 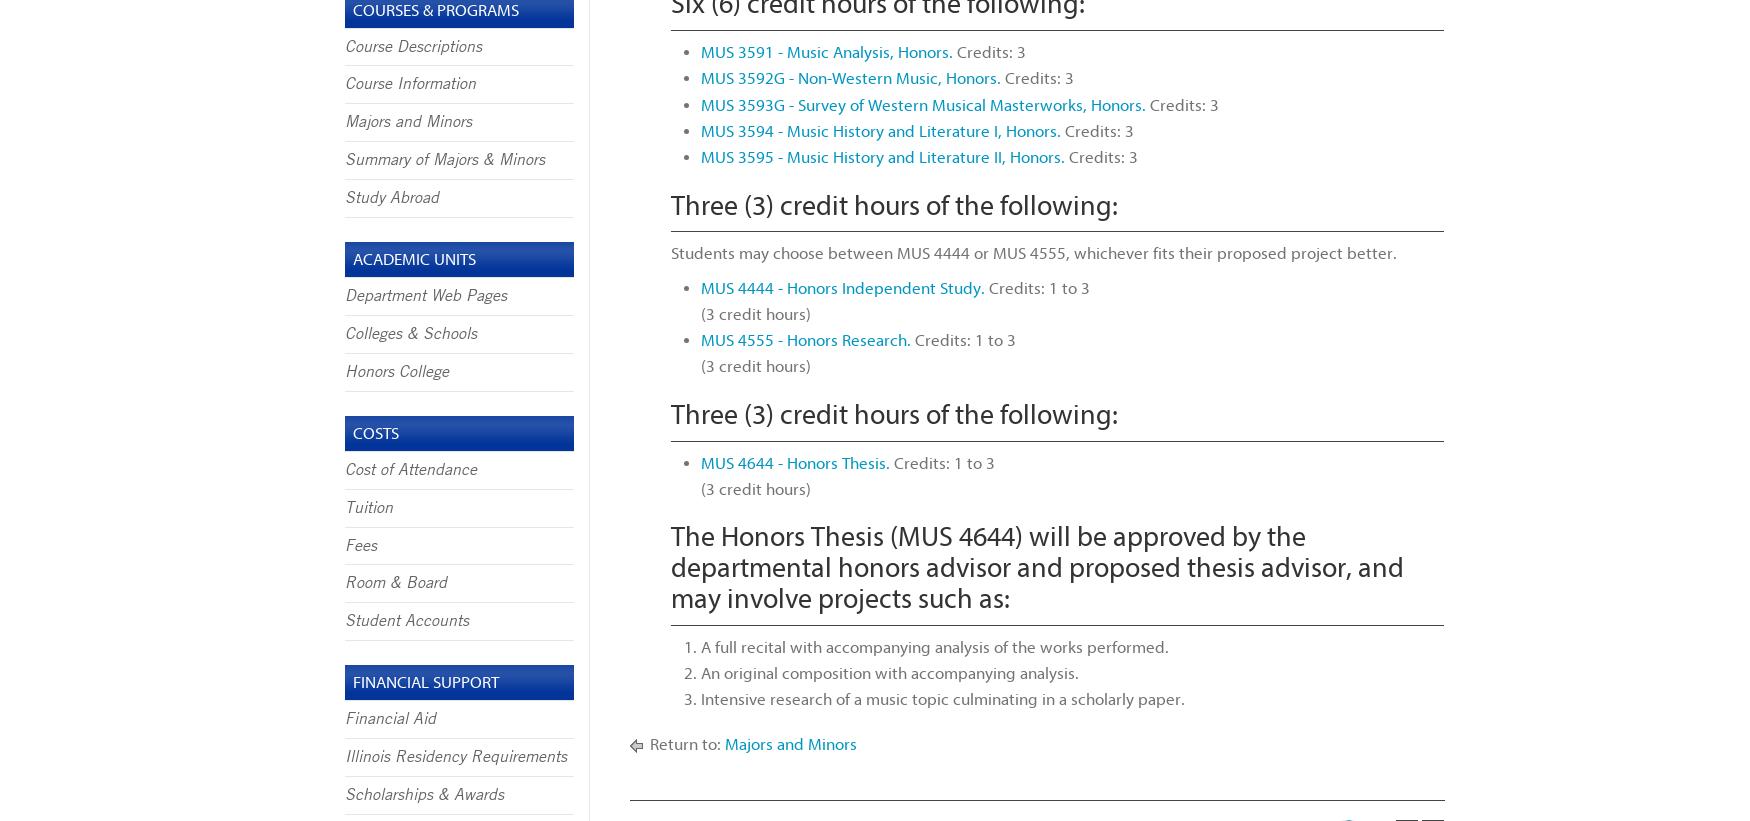 What do you see at coordinates (1032, 253) in the screenshot?
I see `'Students may choose between MUS 4444 or MUS 4555, whichever fits their proposed project better.'` at bounding box center [1032, 253].